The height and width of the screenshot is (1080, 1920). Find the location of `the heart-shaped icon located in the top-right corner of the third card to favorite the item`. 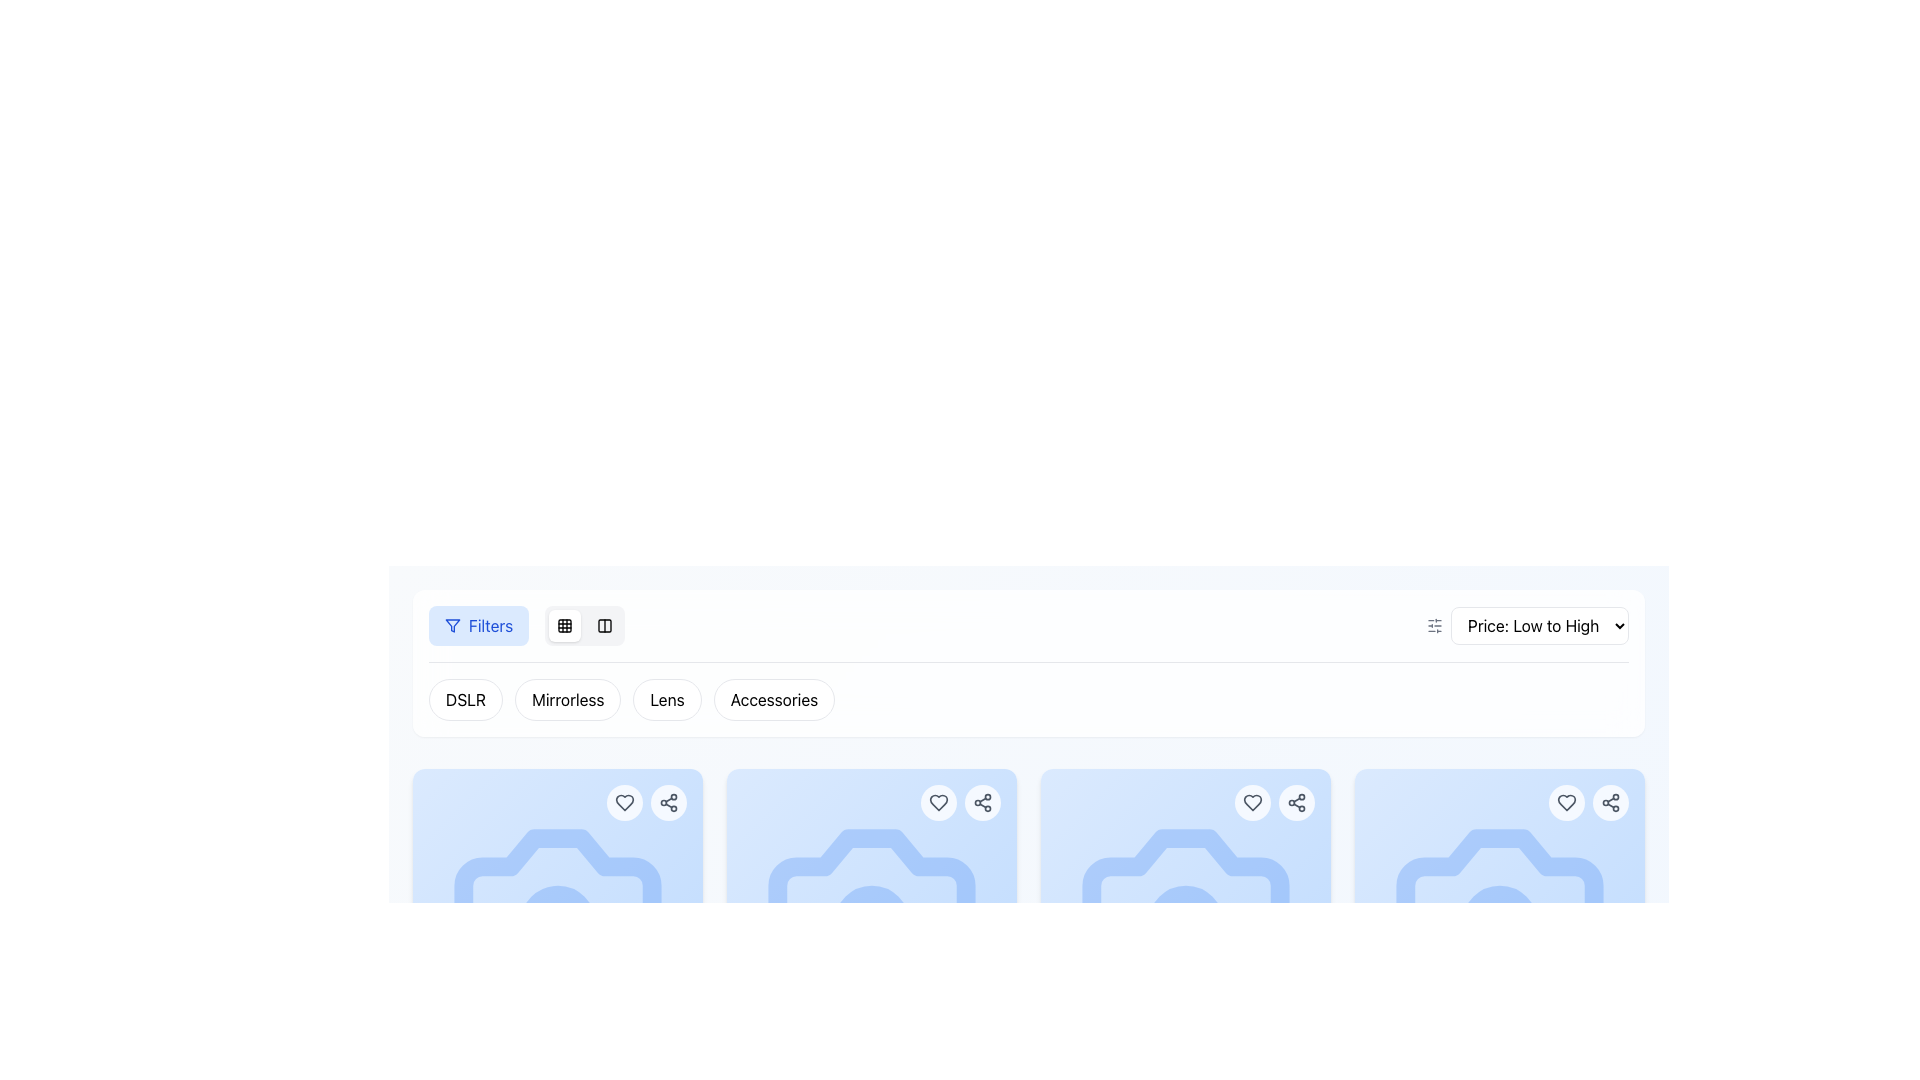

the heart-shaped icon located in the top-right corner of the third card to favorite the item is located at coordinates (1251, 801).